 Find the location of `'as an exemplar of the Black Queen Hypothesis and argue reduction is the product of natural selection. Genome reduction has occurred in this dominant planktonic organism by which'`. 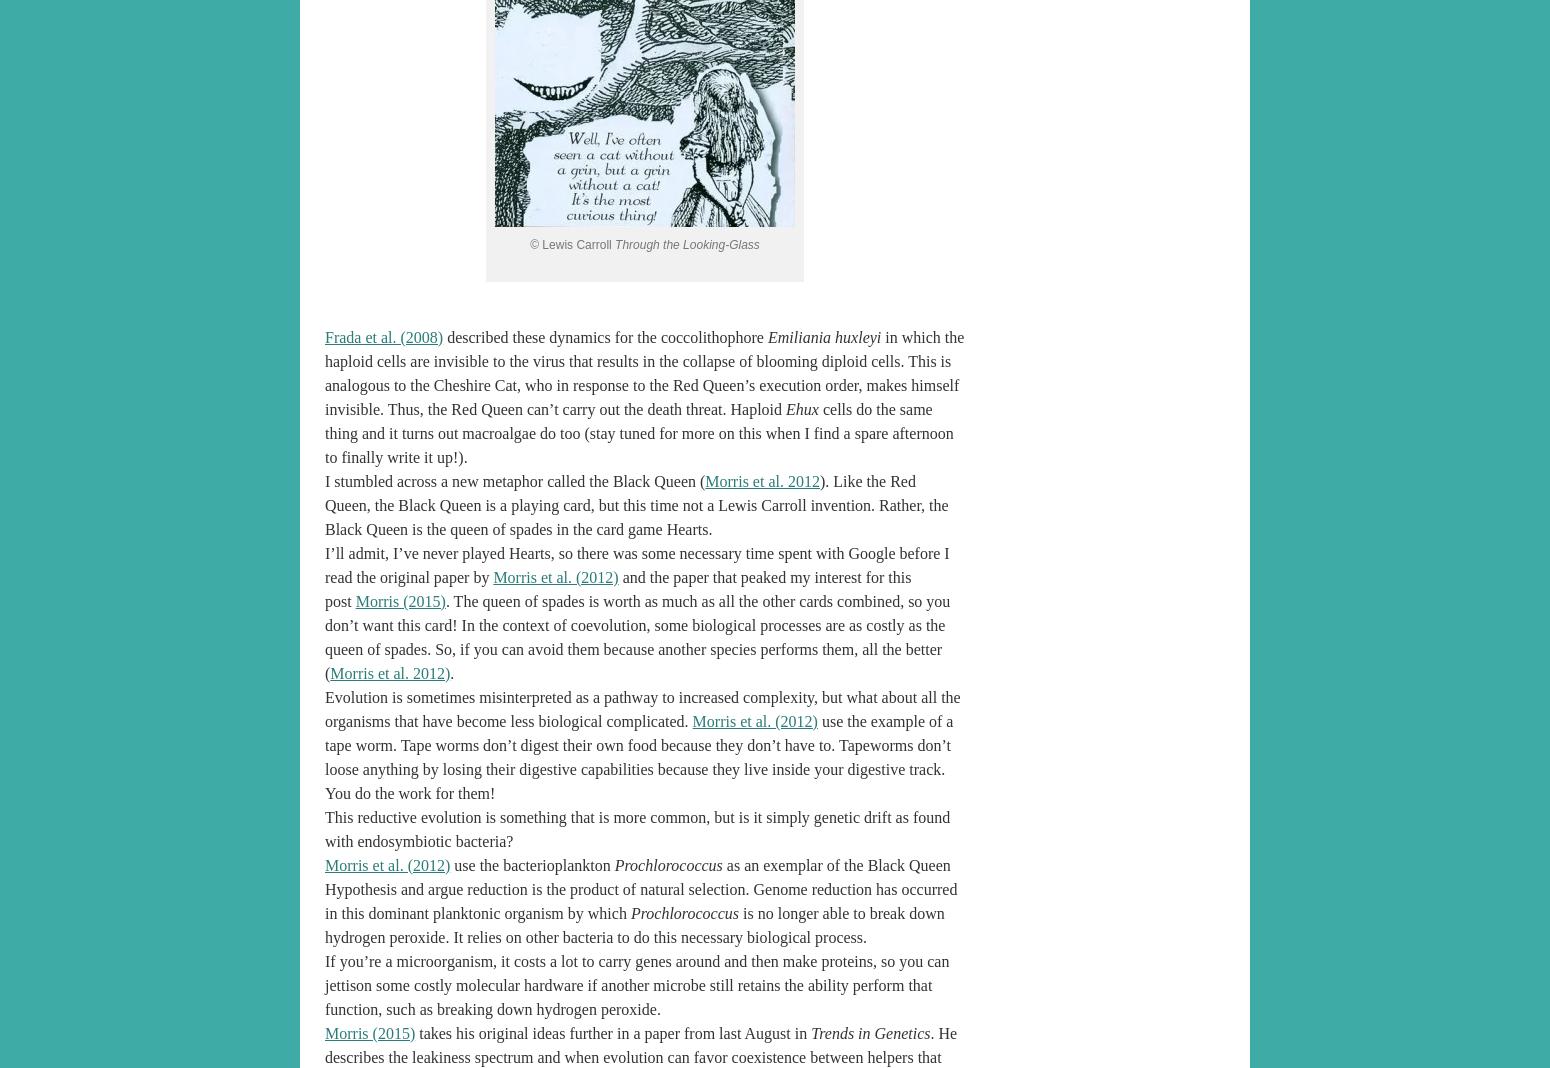

'as an exemplar of the Black Queen Hypothesis and argue reduction is the product of natural selection. Genome reduction has occurred in this dominant planktonic organism by which' is located at coordinates (639, 887).